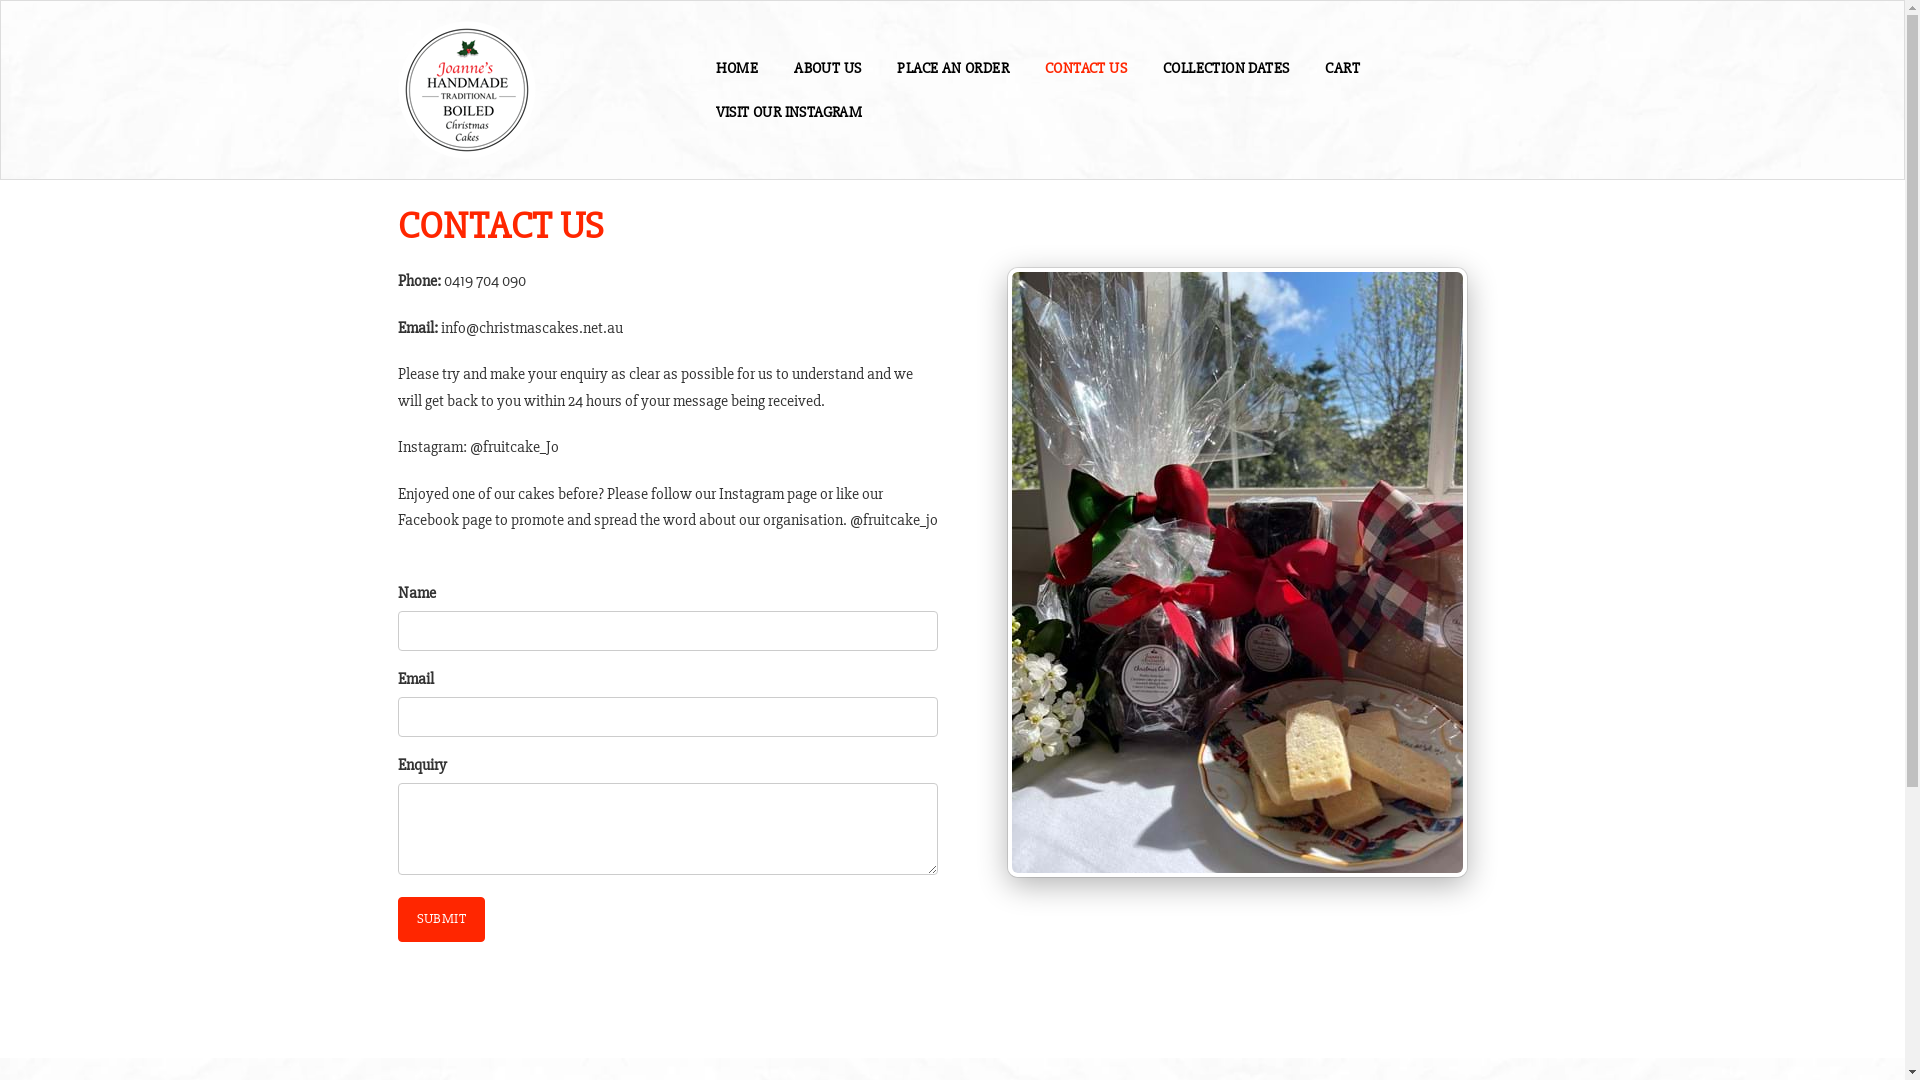 This screenshot has width=1920, height=1080. What do you see at coordinates (788, 111) in the screenshot?
I see `'VISIT OUR INSTAGRAM'` at bounding box center [788, 111].